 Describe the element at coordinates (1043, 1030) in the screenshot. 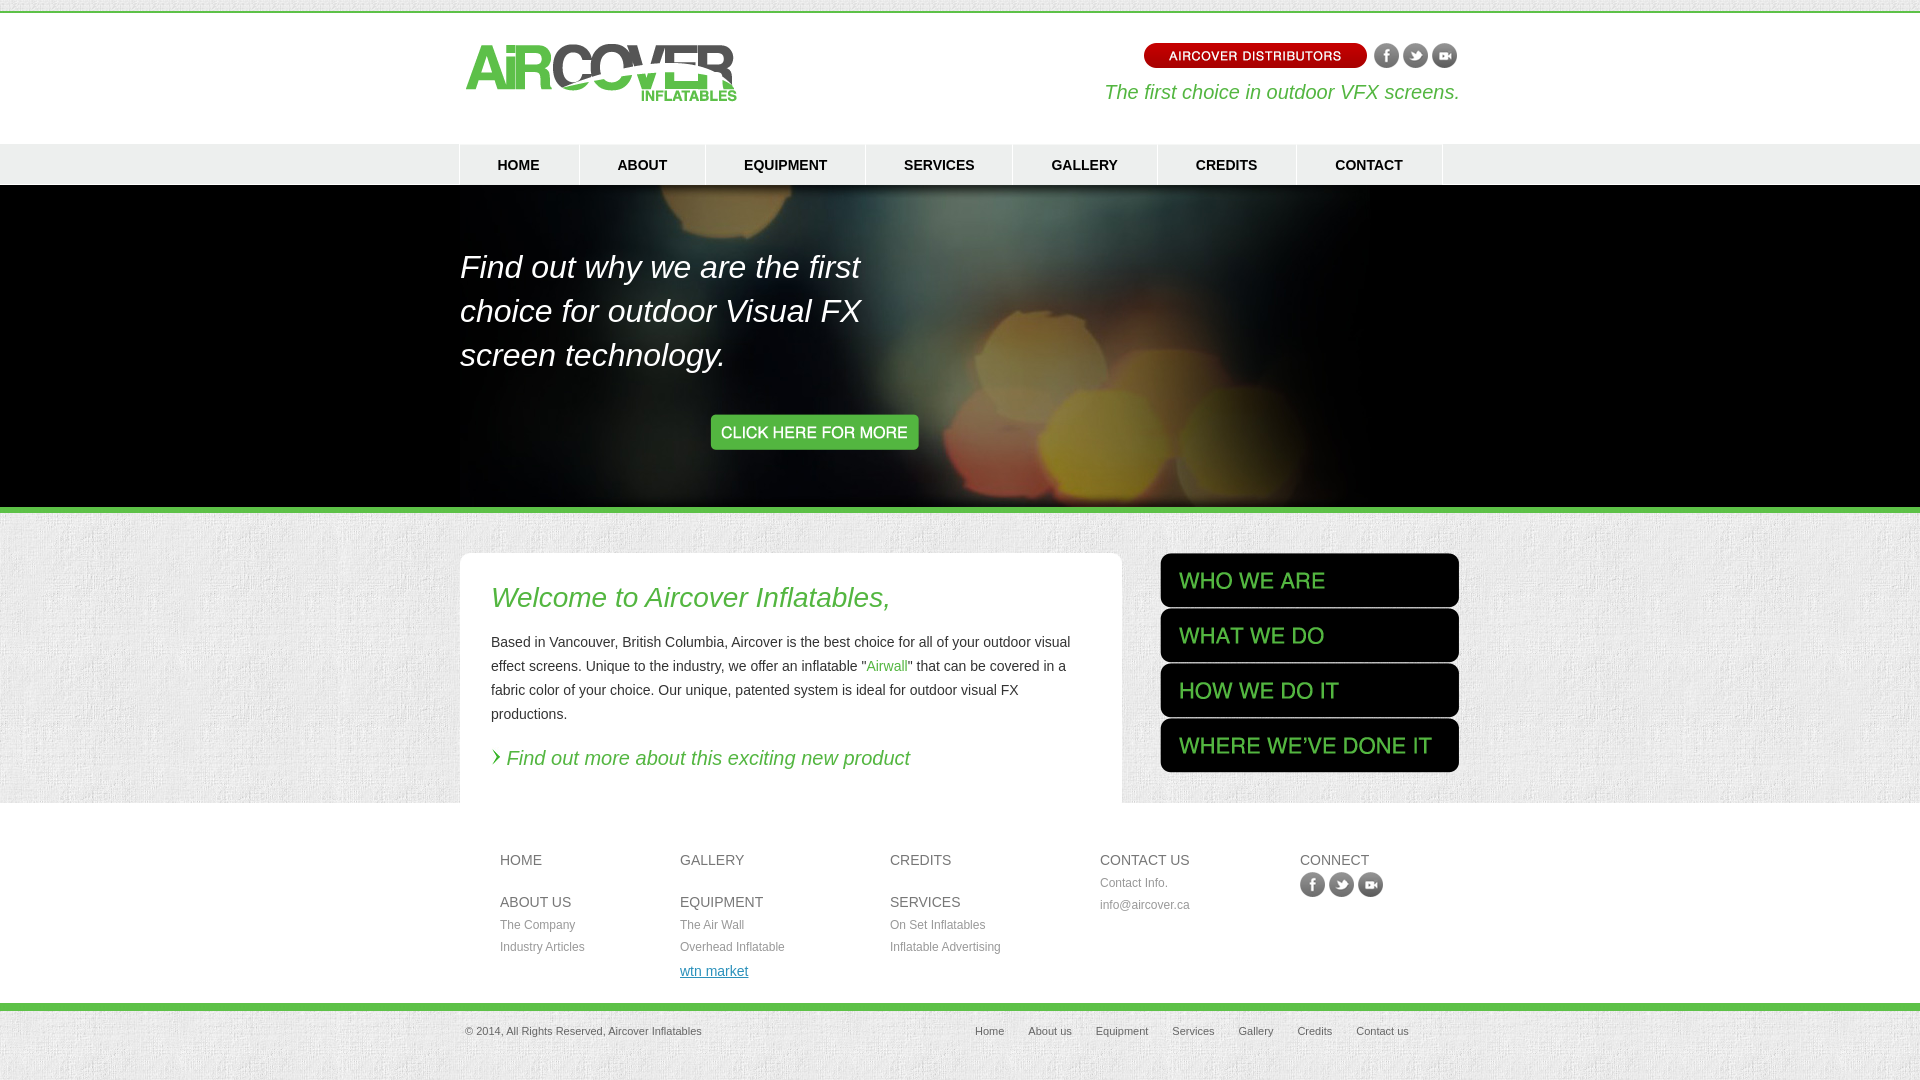

I see `'About us'` at that location.